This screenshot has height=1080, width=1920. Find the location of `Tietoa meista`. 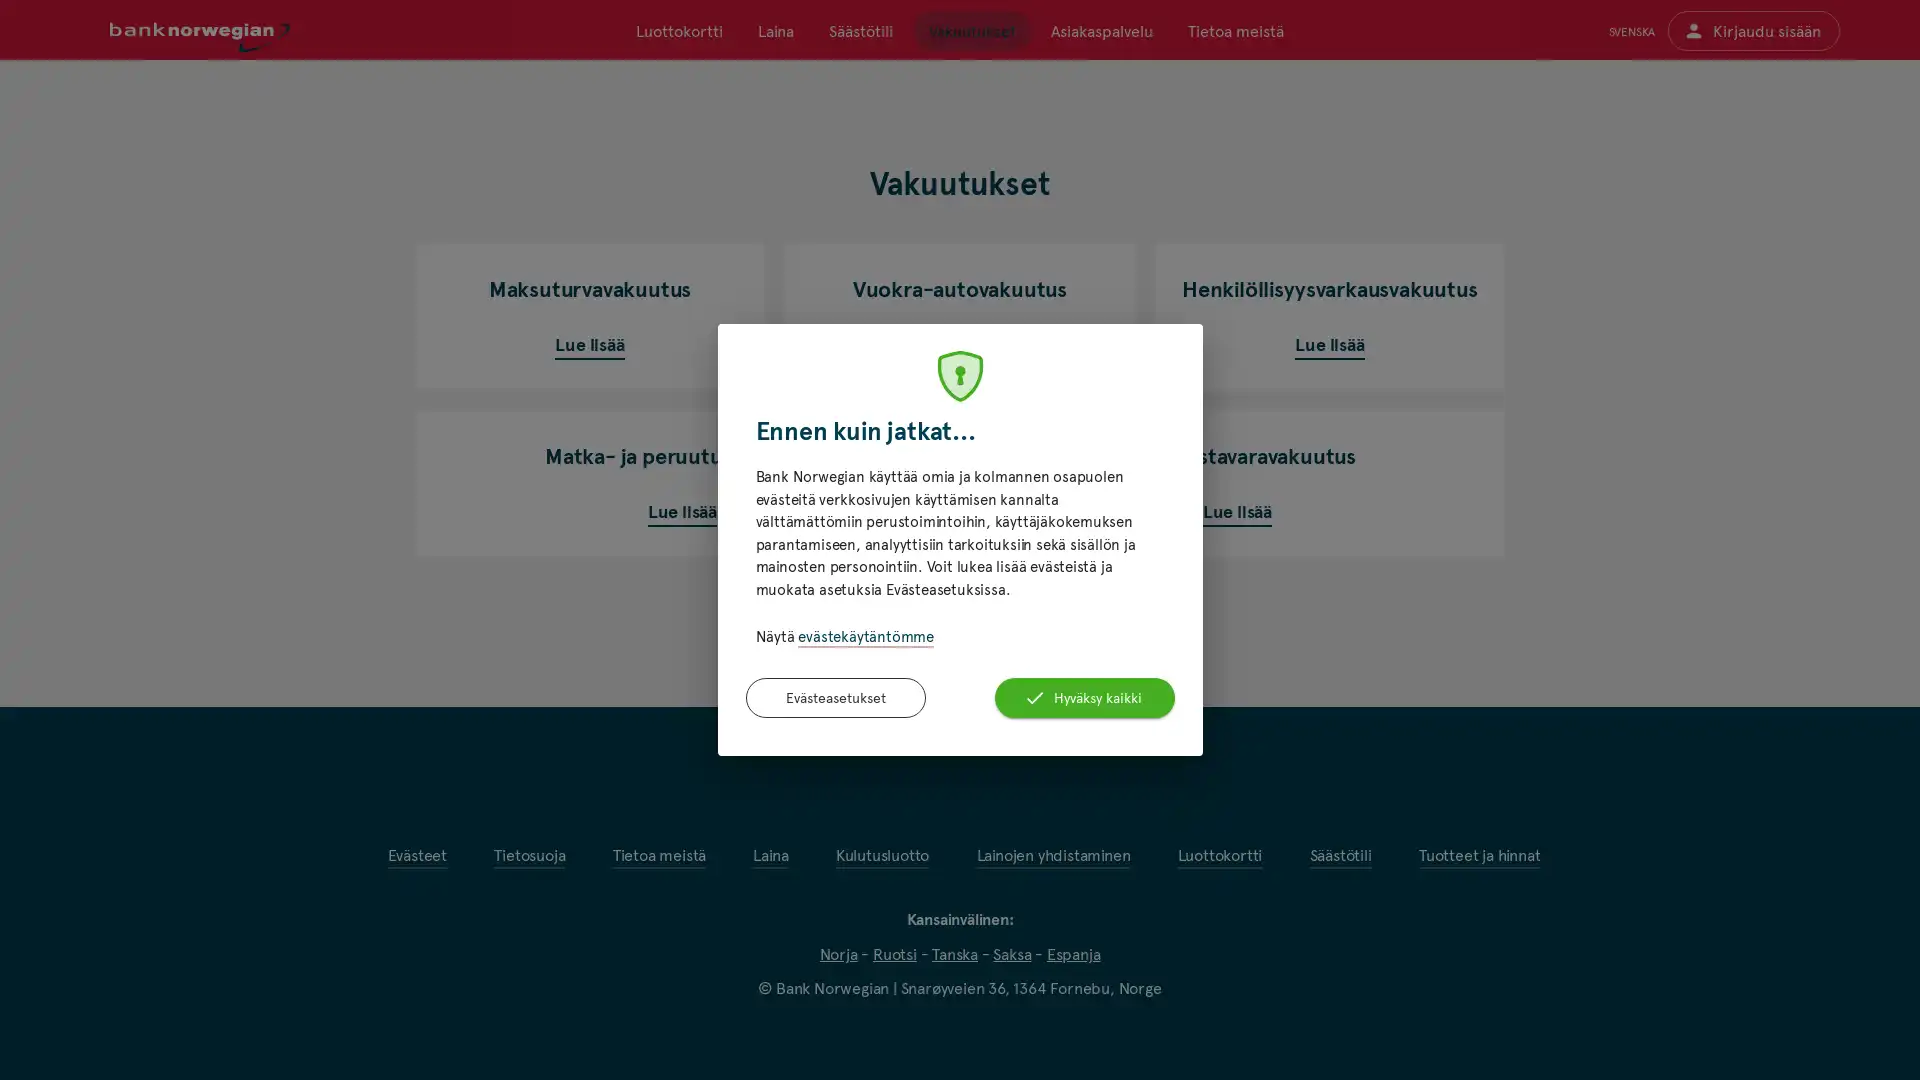

Tietoa meista is located at coordinates (1233, 30).